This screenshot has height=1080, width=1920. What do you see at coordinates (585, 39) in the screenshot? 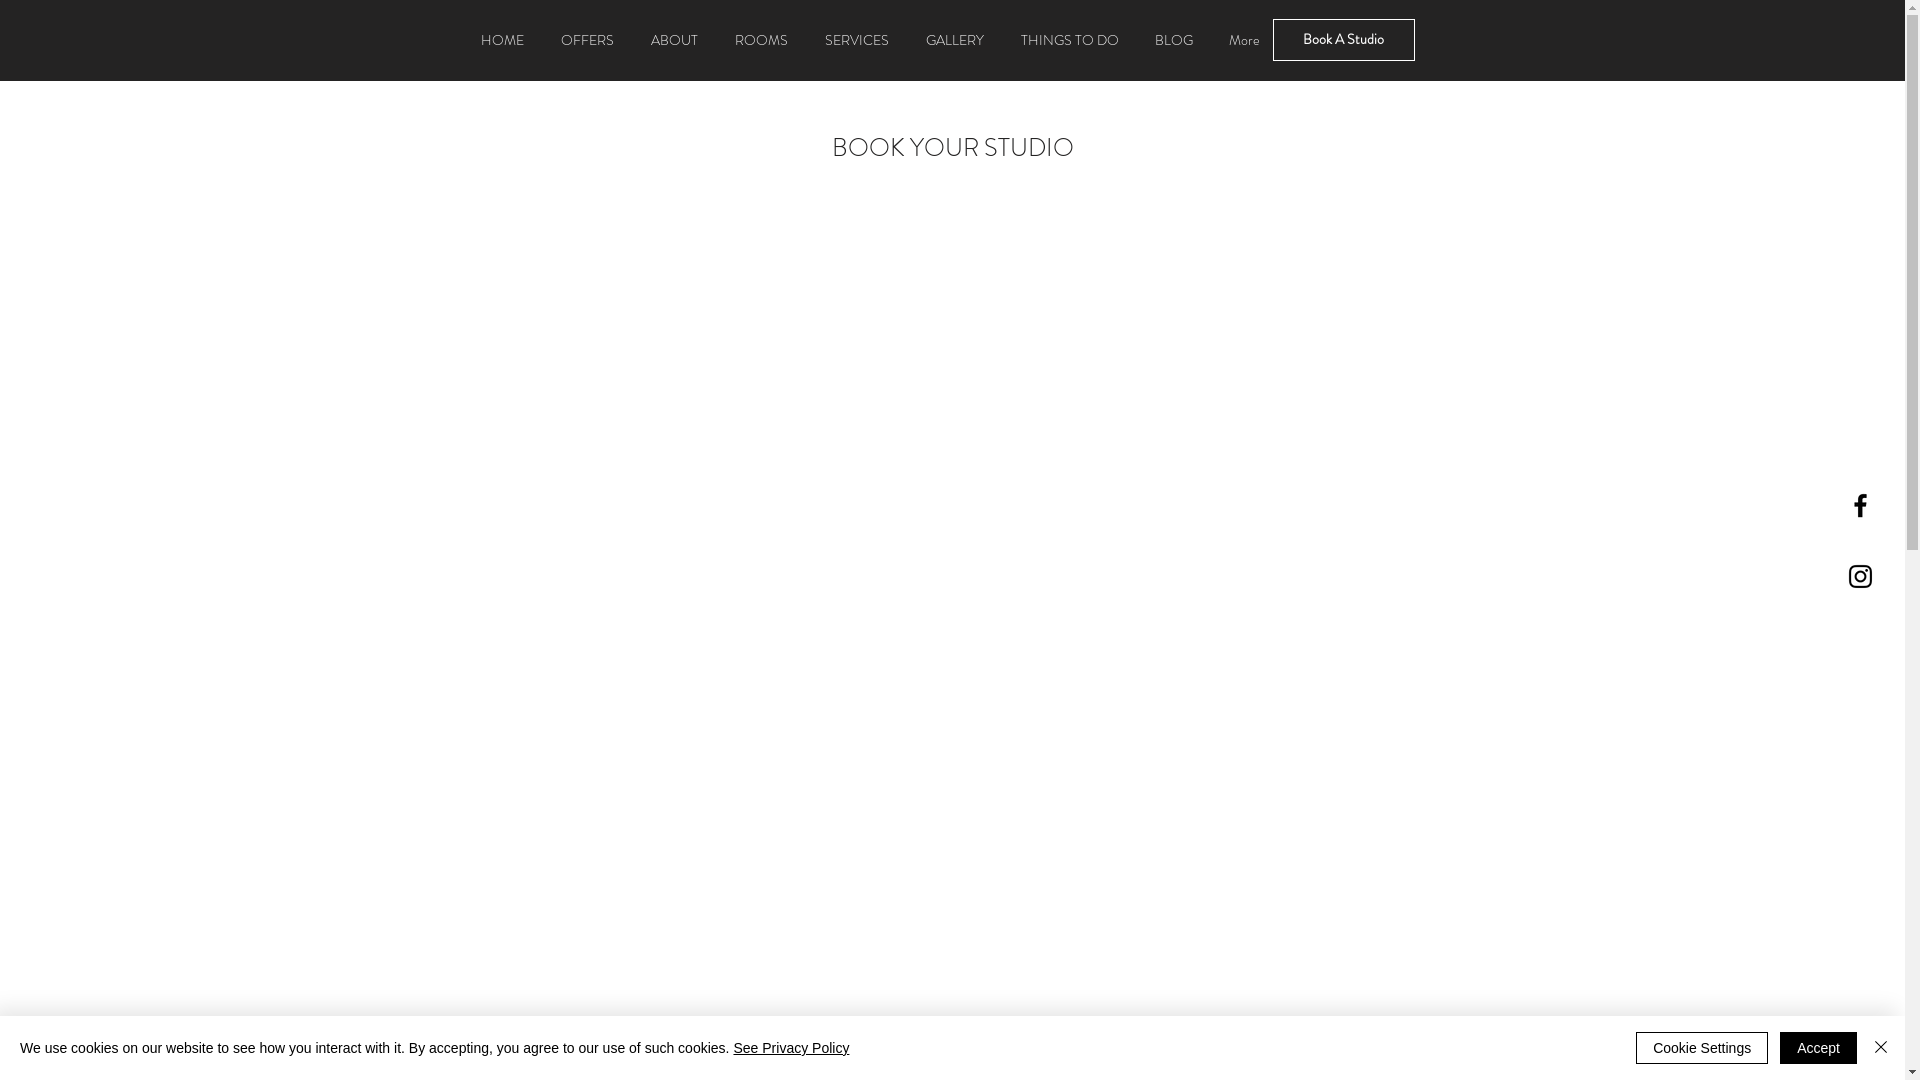
I see `'OFFERS'` at bounding box center [585, 39].